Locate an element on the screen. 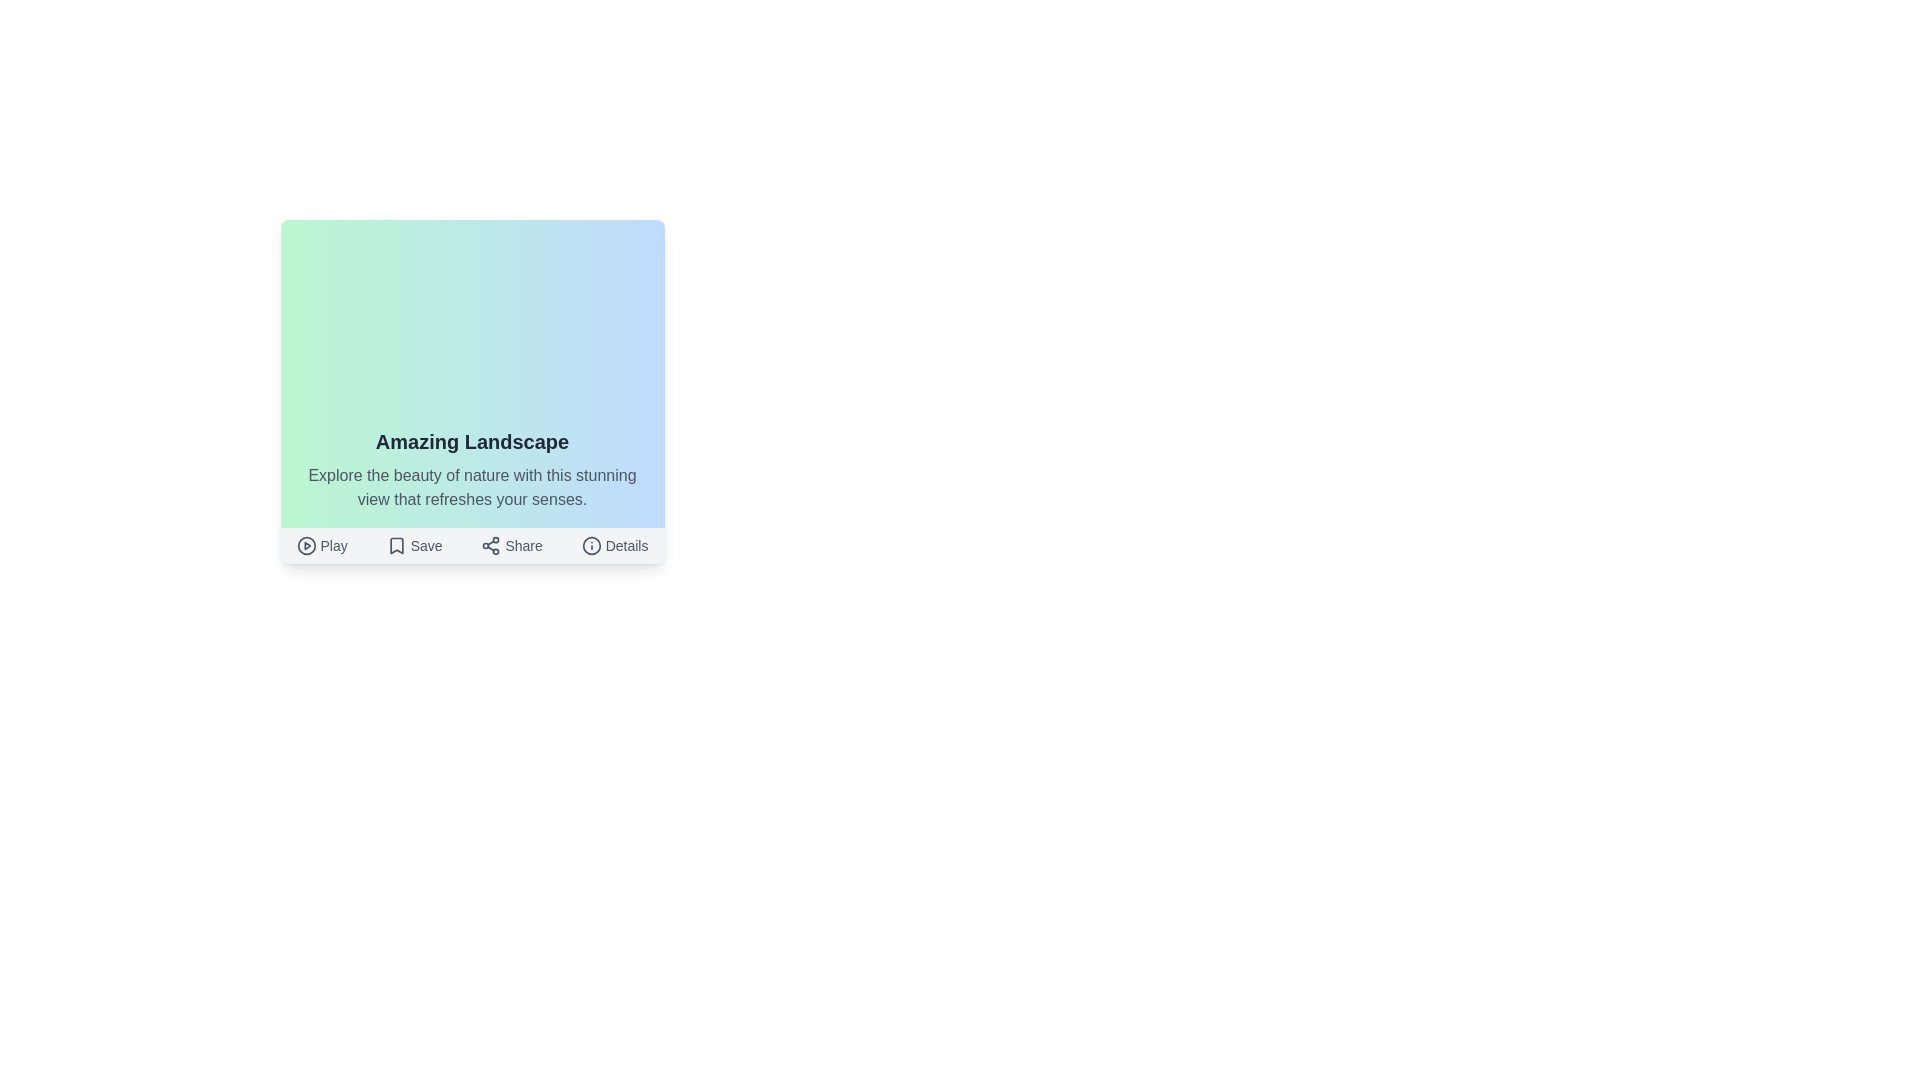 The image size is (1920, 1080). the informational icon located at the bottom-right of the 'Details' button within the 'Amazing Landscape' card is located at coordinates (590, 546).